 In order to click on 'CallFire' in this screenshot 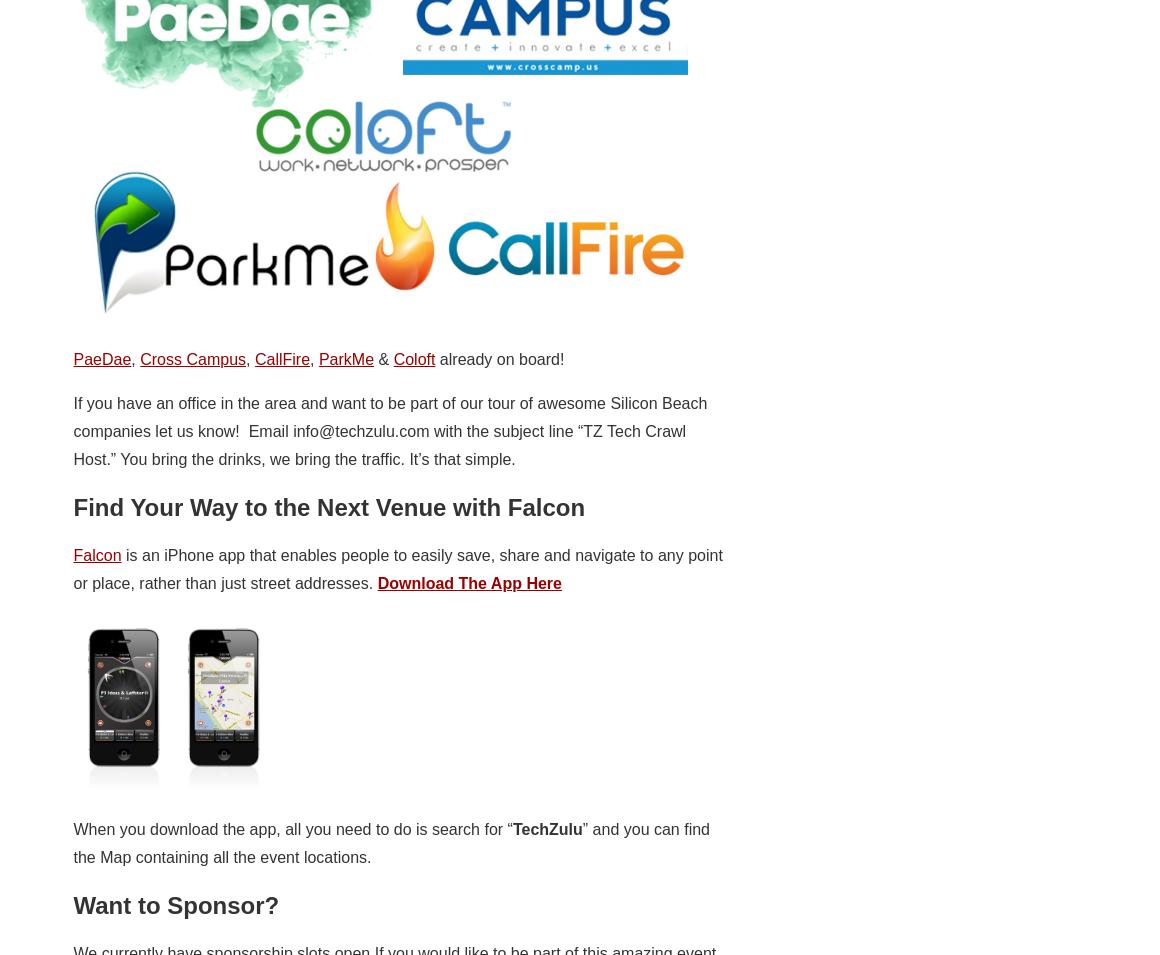, I will do `click(281, 357)`.